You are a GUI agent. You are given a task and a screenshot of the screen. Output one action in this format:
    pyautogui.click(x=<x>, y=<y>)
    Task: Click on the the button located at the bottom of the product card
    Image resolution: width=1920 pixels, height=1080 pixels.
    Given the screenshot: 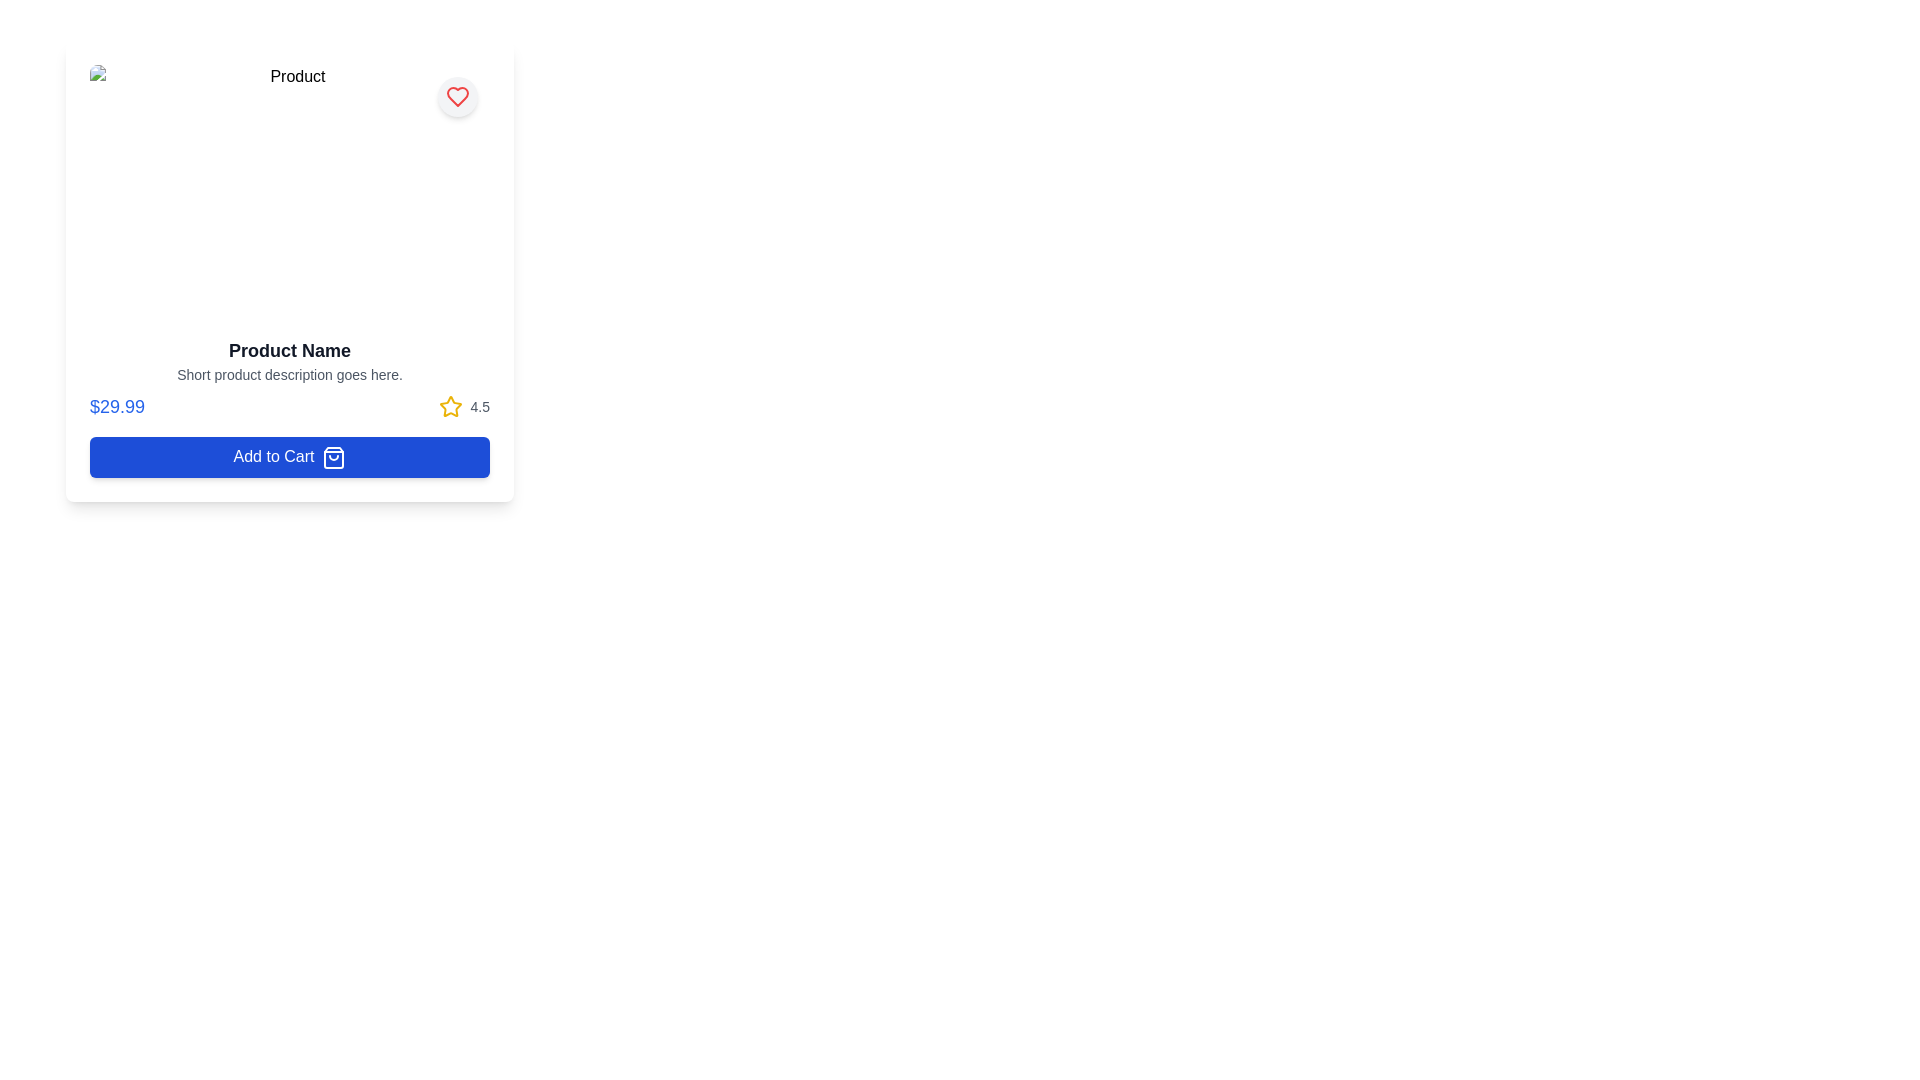 What is the action you would take?
    pyautogui.click(x=288, y=456)
    